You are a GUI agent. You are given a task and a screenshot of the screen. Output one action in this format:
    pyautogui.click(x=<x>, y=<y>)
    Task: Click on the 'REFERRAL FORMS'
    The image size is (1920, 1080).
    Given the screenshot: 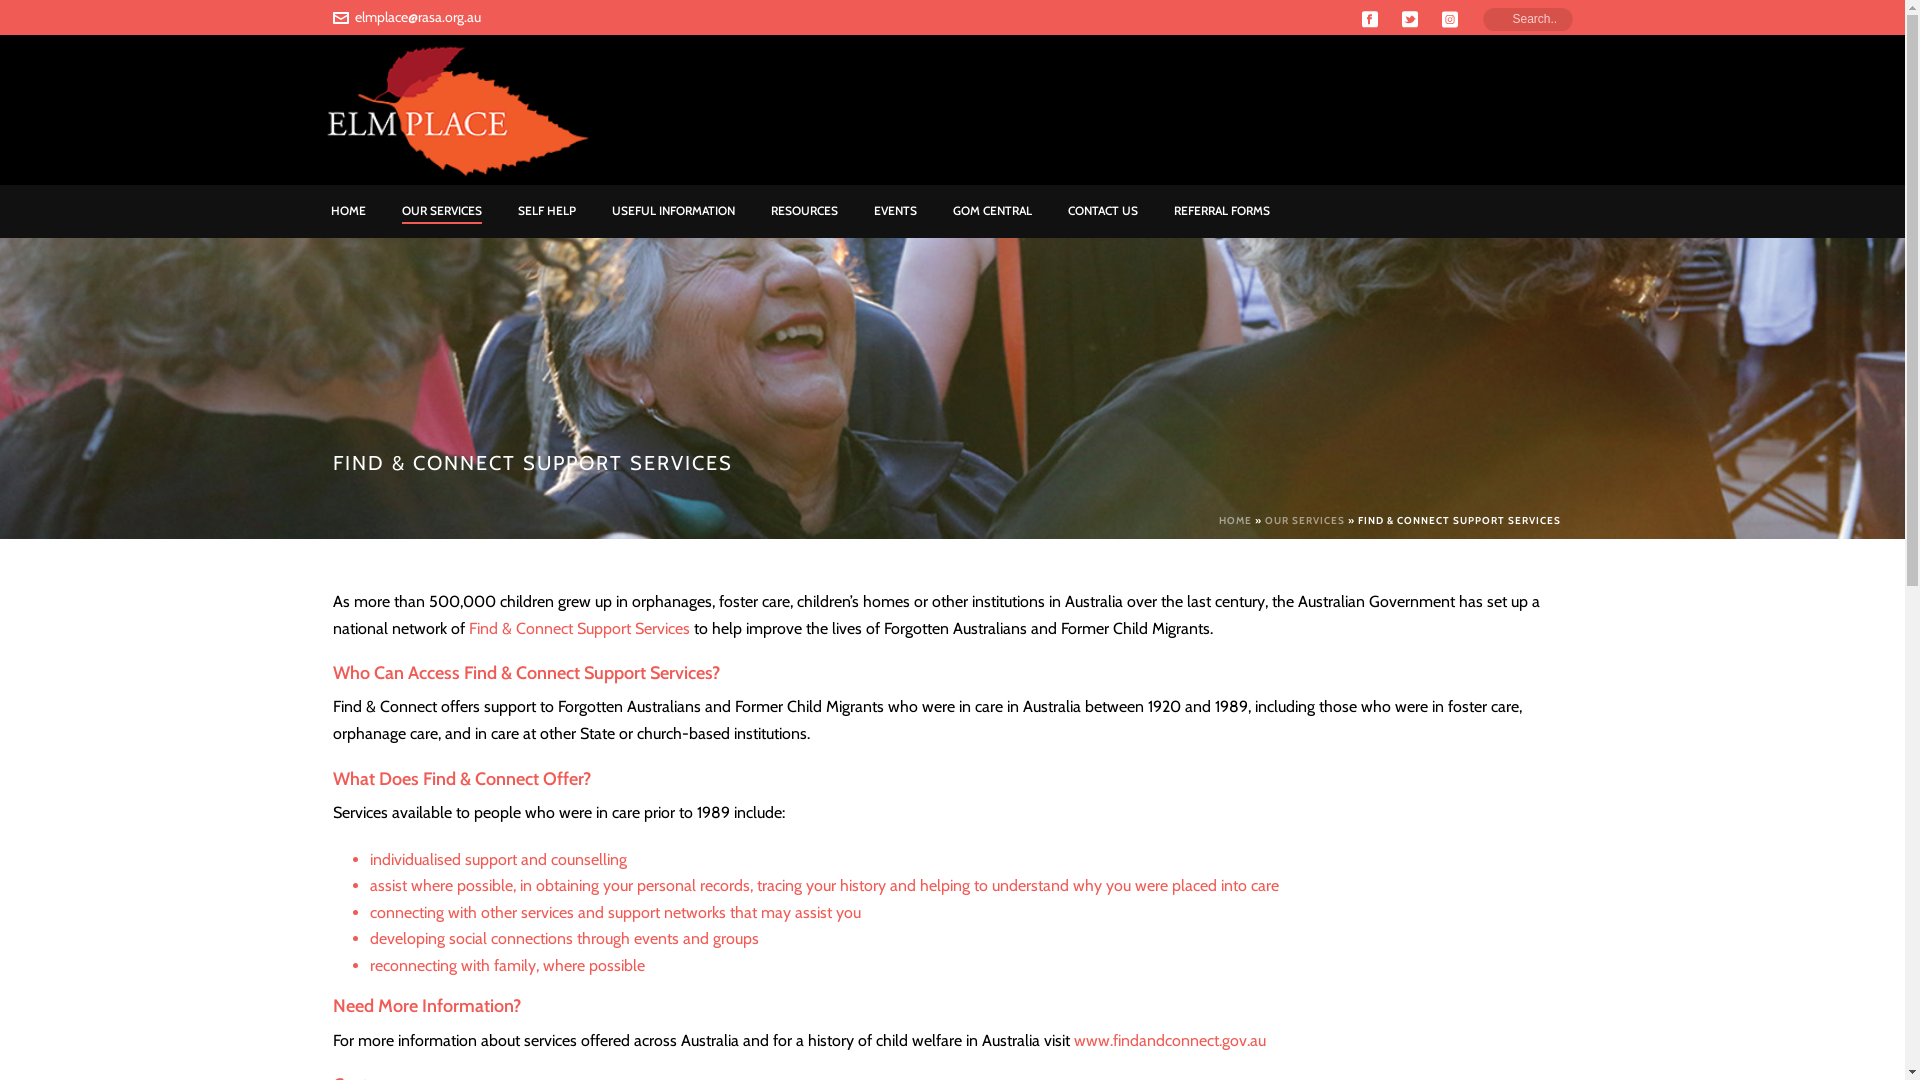 What is the action you would take?
    pyautogui.click(x=1221, y=211)
    